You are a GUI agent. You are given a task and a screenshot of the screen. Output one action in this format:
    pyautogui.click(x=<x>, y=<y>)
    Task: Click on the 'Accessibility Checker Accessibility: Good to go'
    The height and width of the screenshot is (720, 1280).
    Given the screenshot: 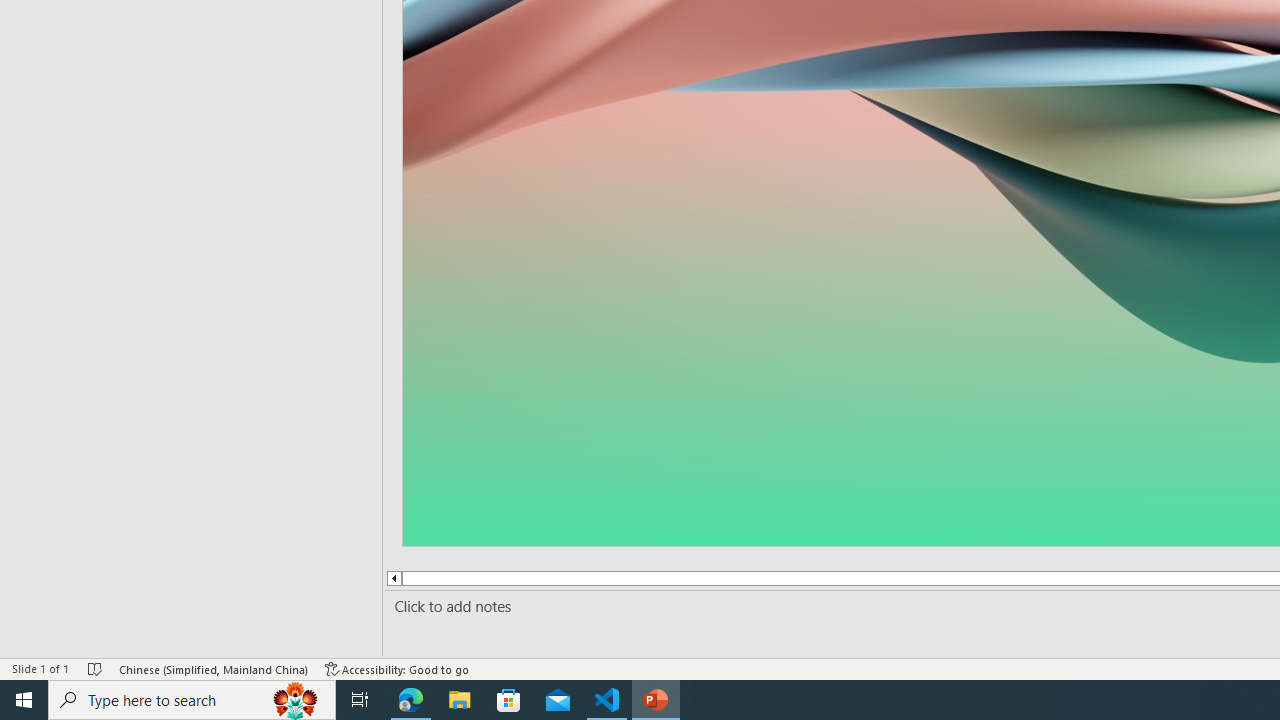 What is the action you would take?
    pyautogui.click(x=397, y=669)
    